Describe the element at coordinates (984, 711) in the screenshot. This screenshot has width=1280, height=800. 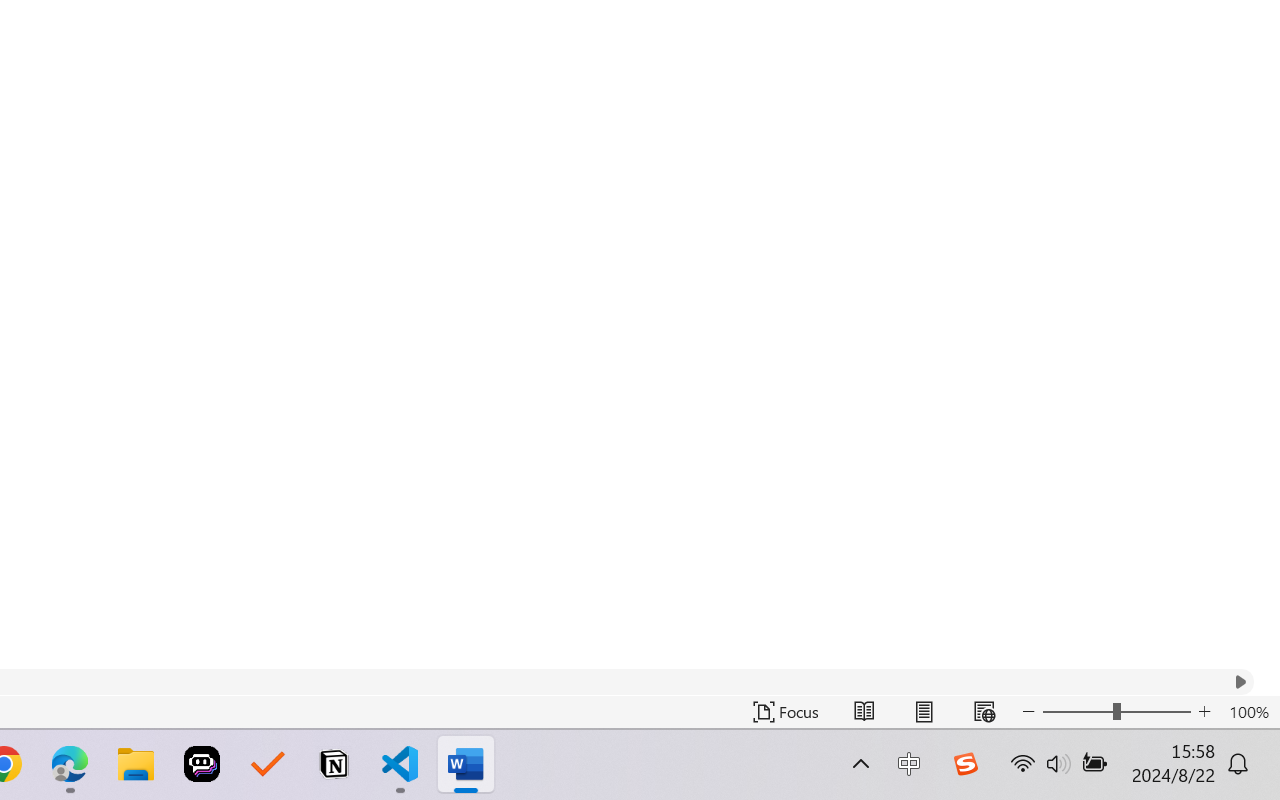
I see `'Web Layout'` at that location.